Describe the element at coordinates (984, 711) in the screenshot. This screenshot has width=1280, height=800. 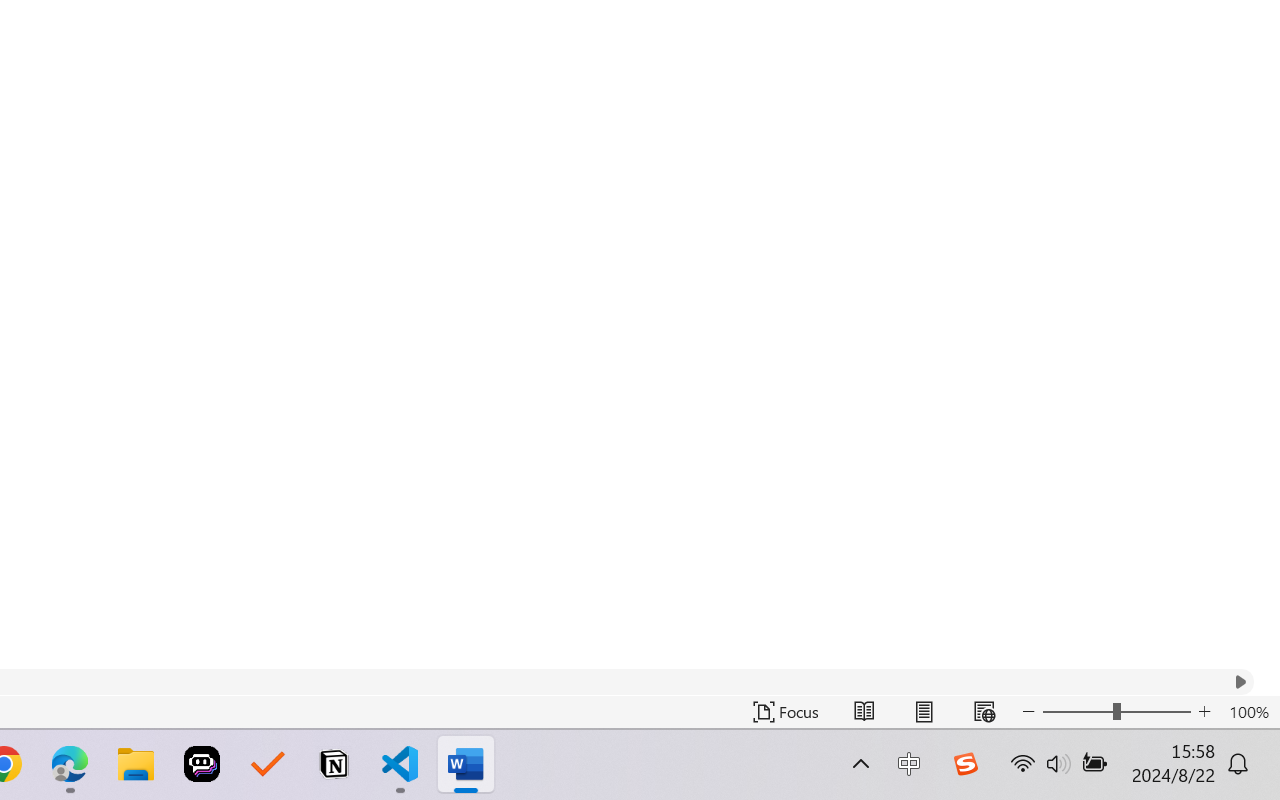
I see `'Web Layout'` at that location.